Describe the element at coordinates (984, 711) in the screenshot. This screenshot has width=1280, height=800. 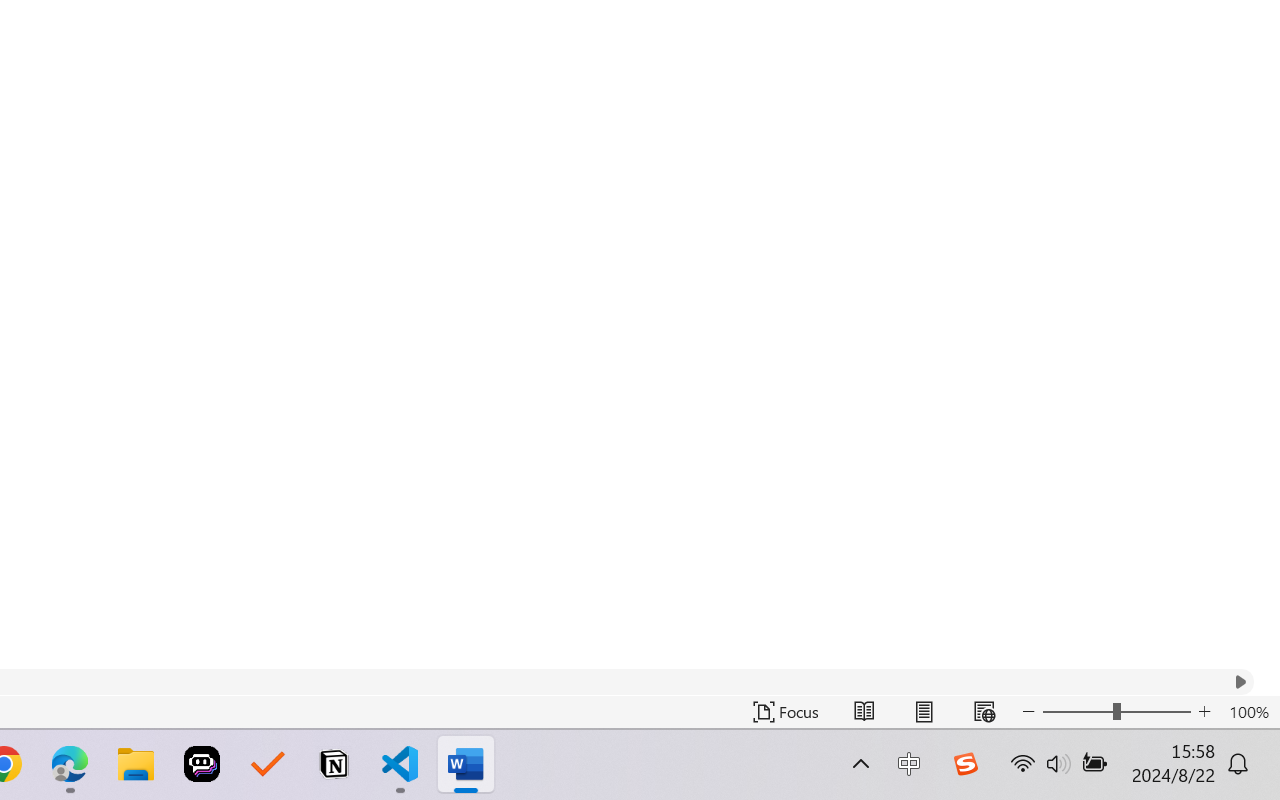
I see `'Web Layout'` at that location.